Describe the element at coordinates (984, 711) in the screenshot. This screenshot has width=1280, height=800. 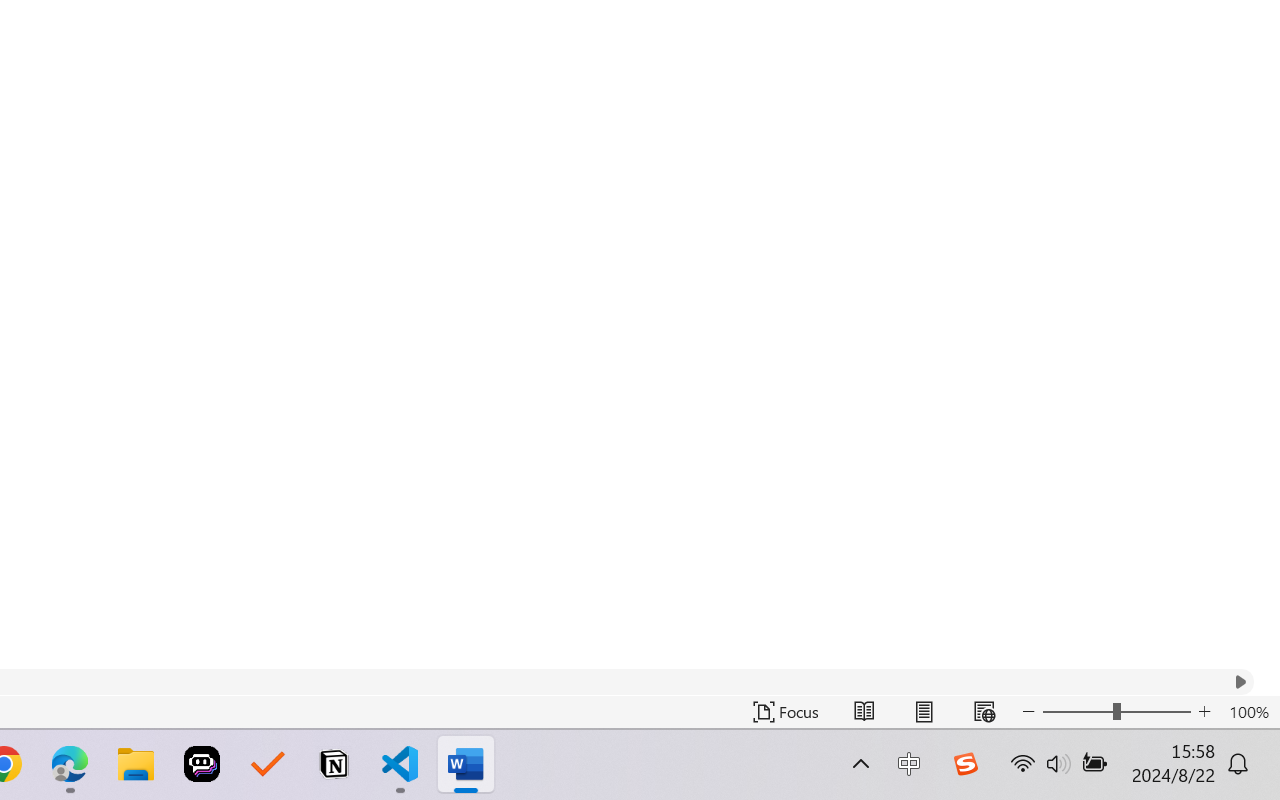
I see `'Web Layout'` at that location.